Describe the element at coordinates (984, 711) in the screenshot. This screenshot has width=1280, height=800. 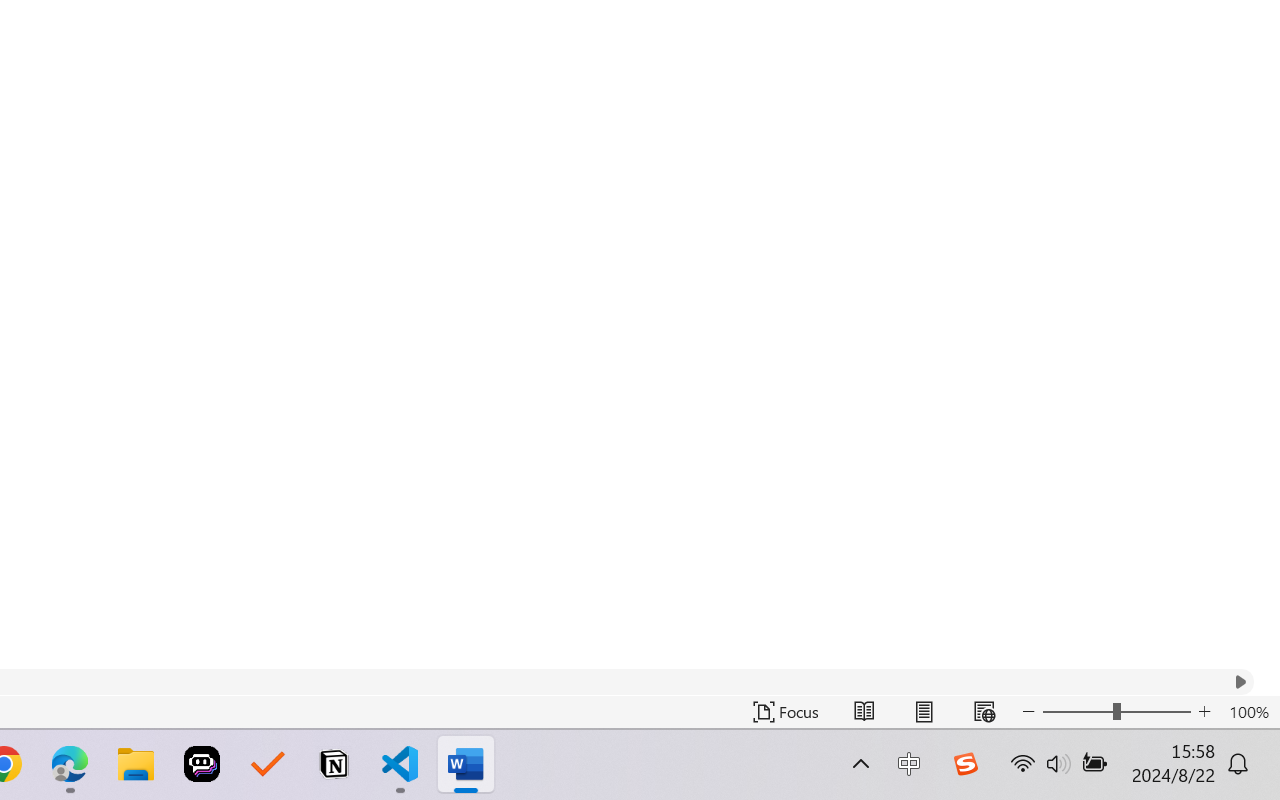
I see `'Web Layout'` at that location.